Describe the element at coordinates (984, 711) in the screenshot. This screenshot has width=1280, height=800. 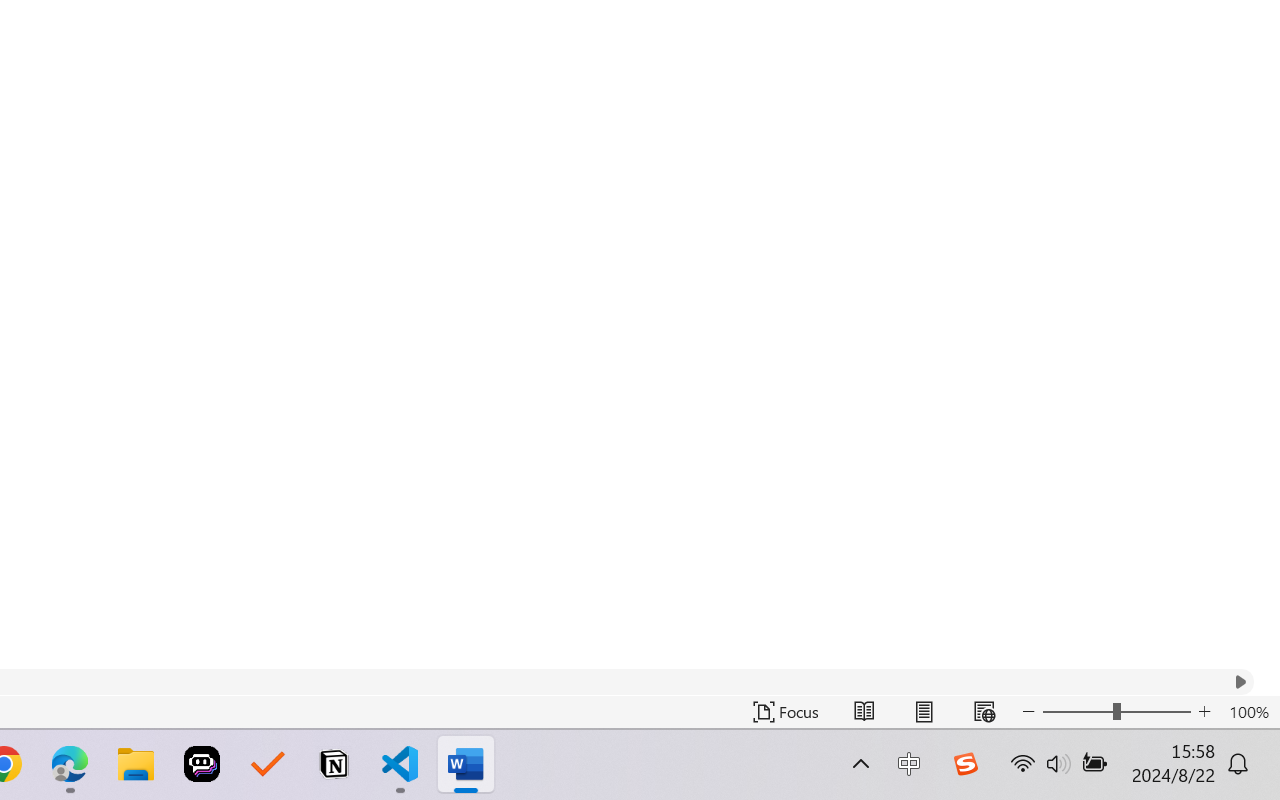
I see `'Web Layout'` at that location.